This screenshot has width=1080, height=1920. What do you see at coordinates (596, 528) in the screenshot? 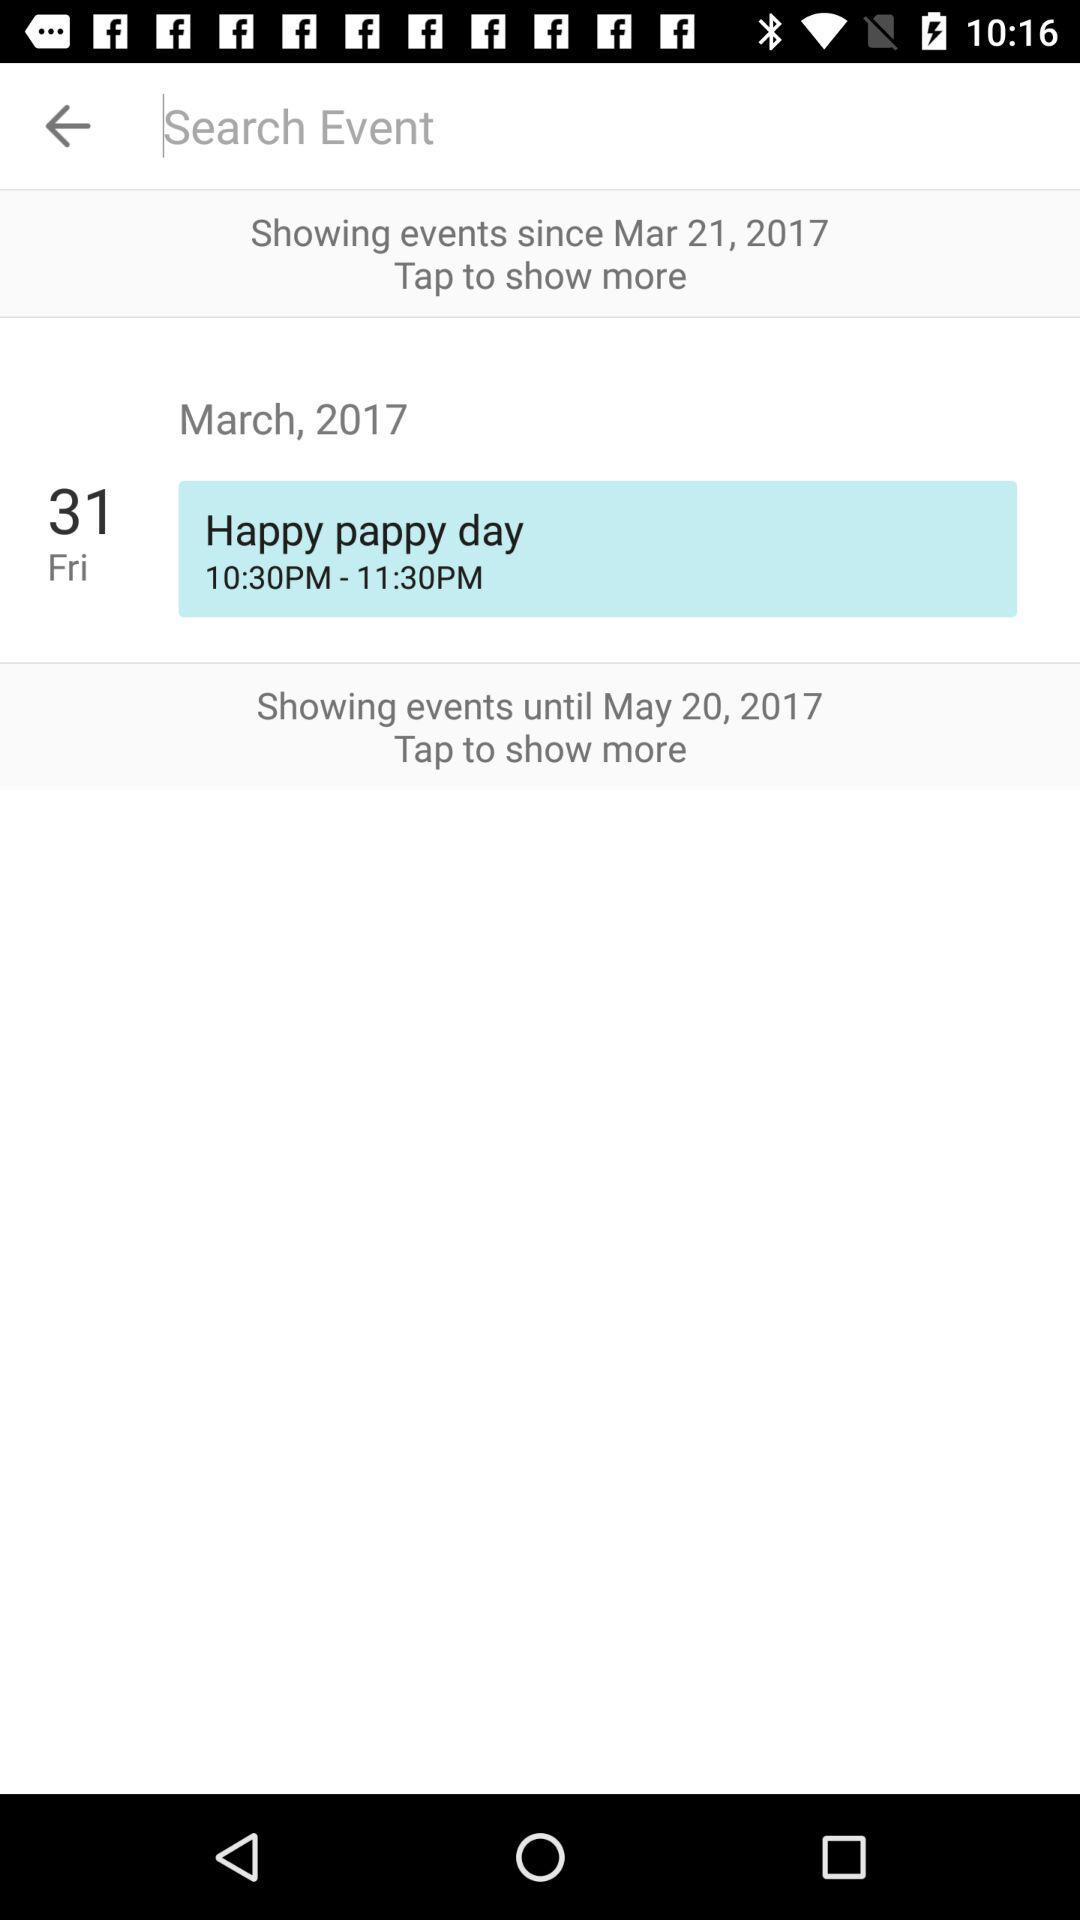
I see `happy pappy day item` at bounding box center [596, 528].